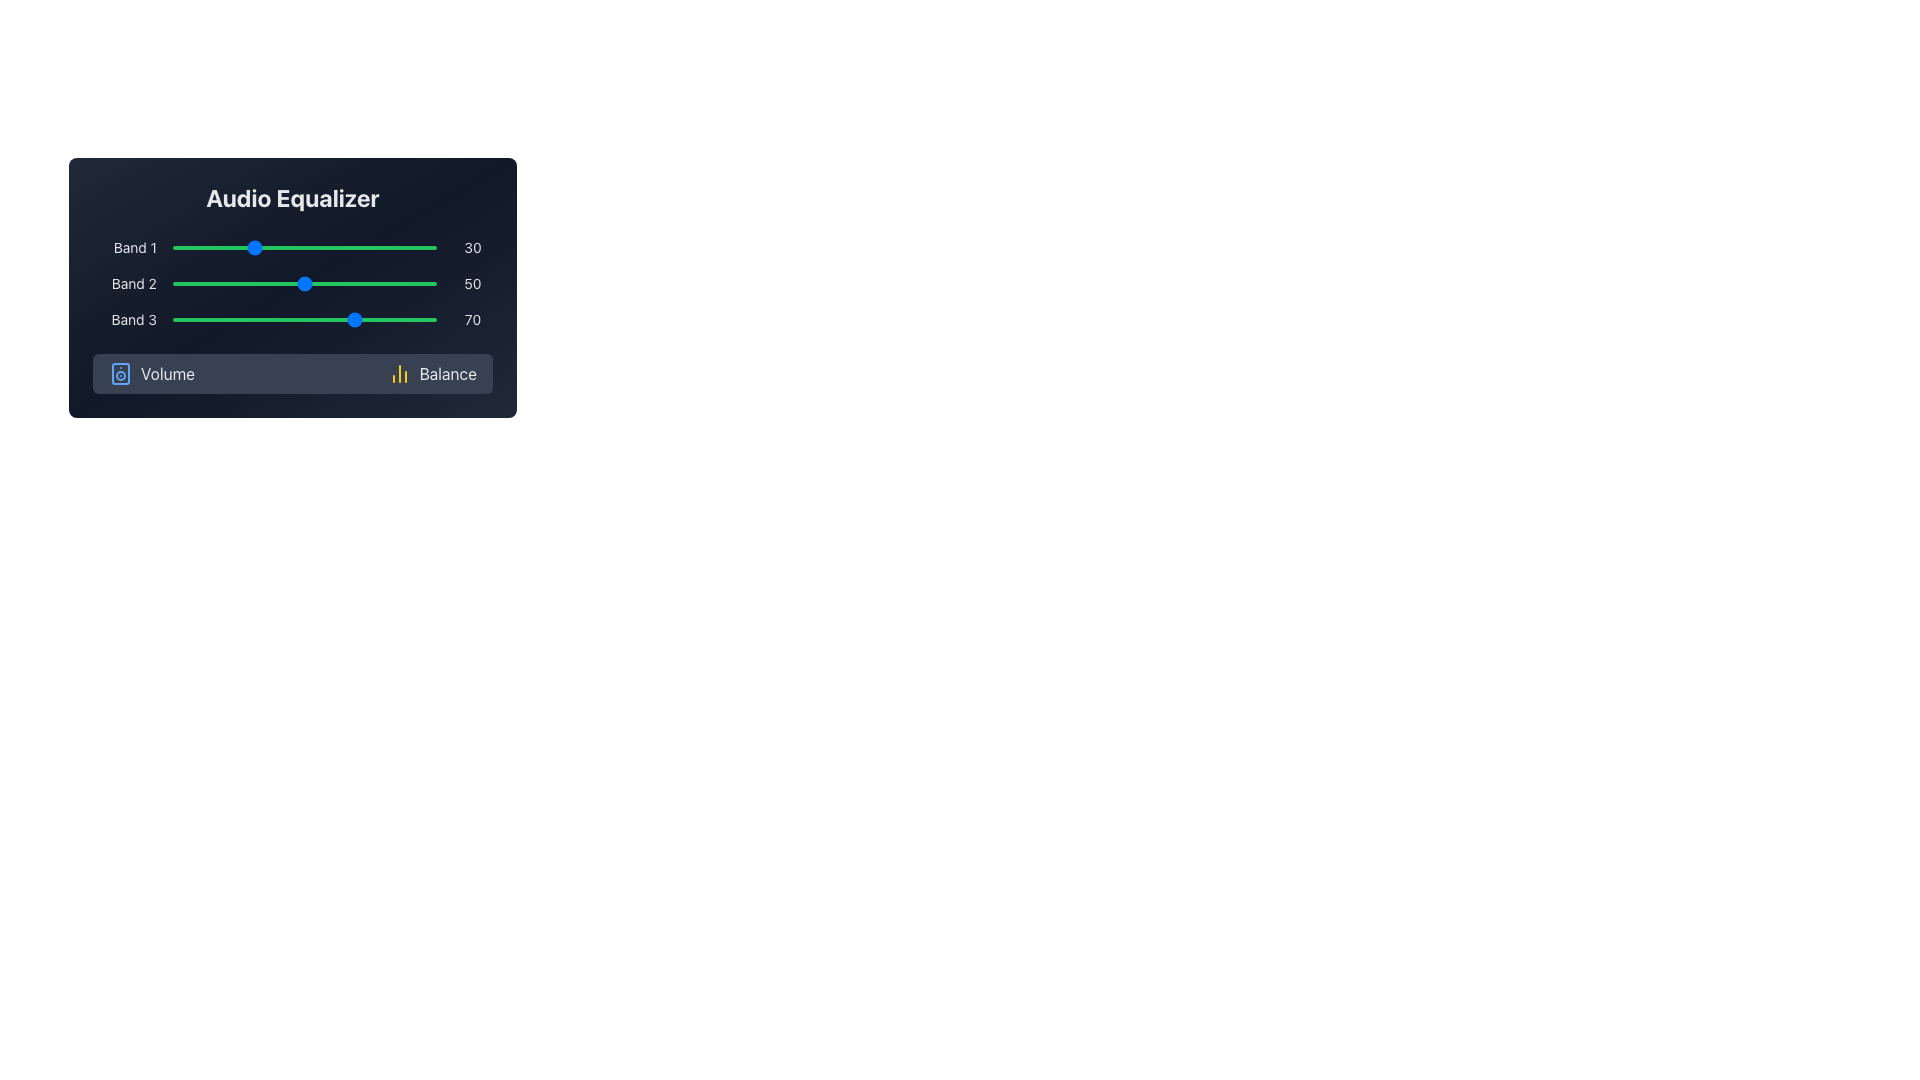  I want to click on the Band 3 slider, so click(228, 319).